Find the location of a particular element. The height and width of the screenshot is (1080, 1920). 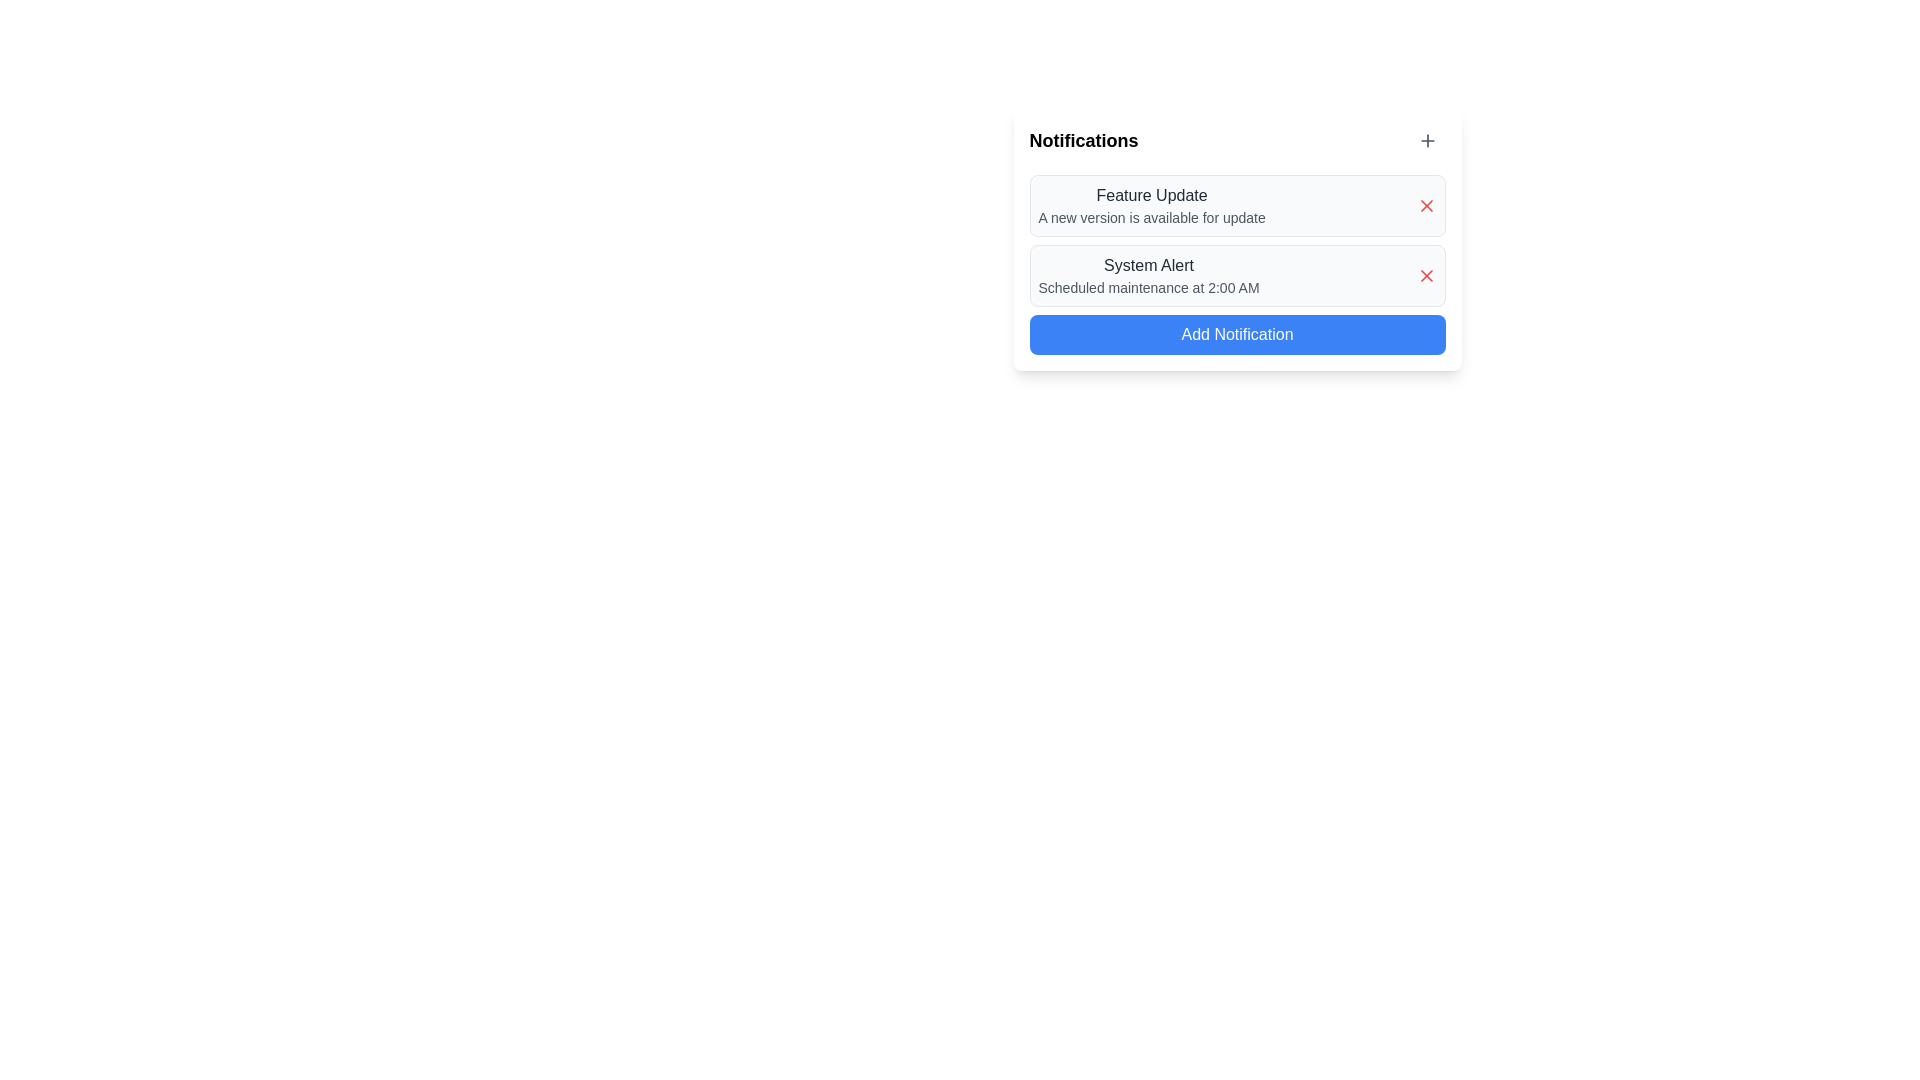

the text label displaying 'Scheduled maintenance at 2:00 AM' located below the 'System Alert' label in the Notifications card is located at coordinates (1148, 288).